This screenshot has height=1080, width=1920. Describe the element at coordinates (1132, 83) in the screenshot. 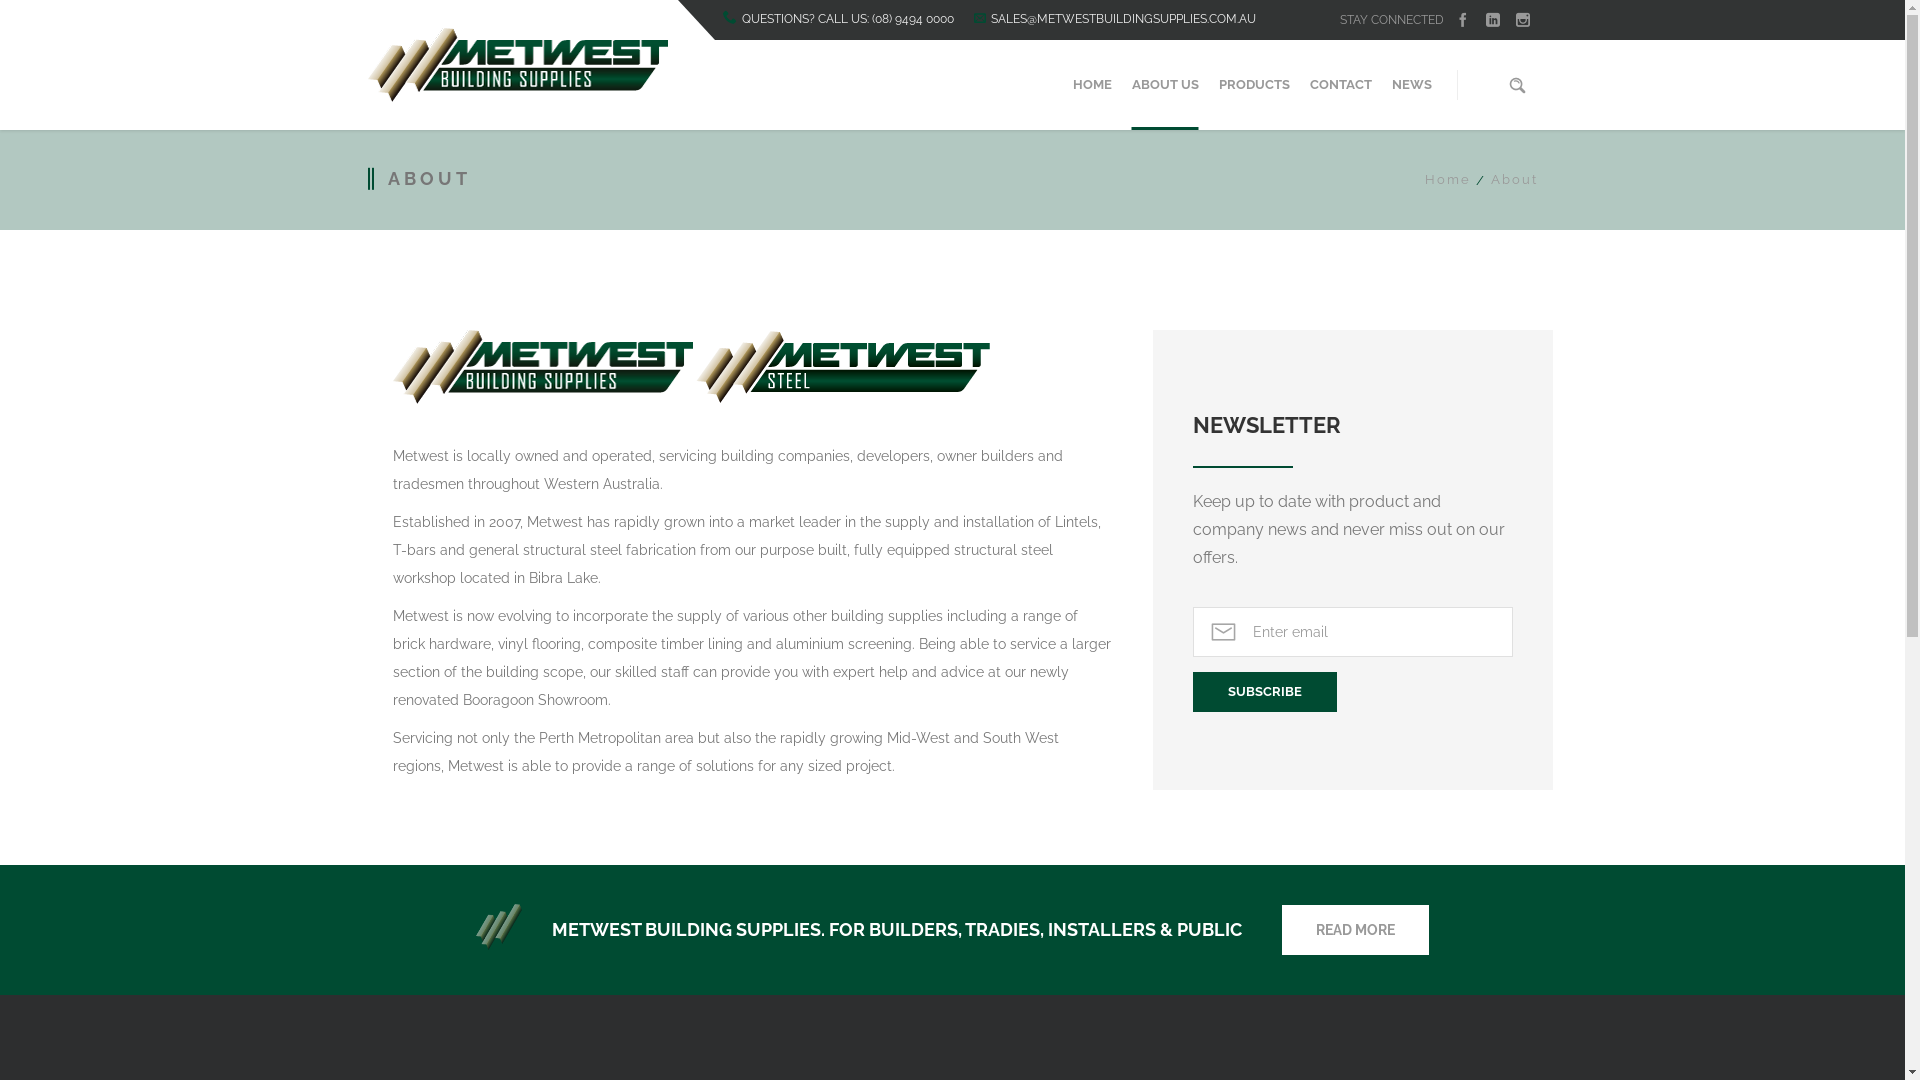

I see `'ABOUT US'` at that location.